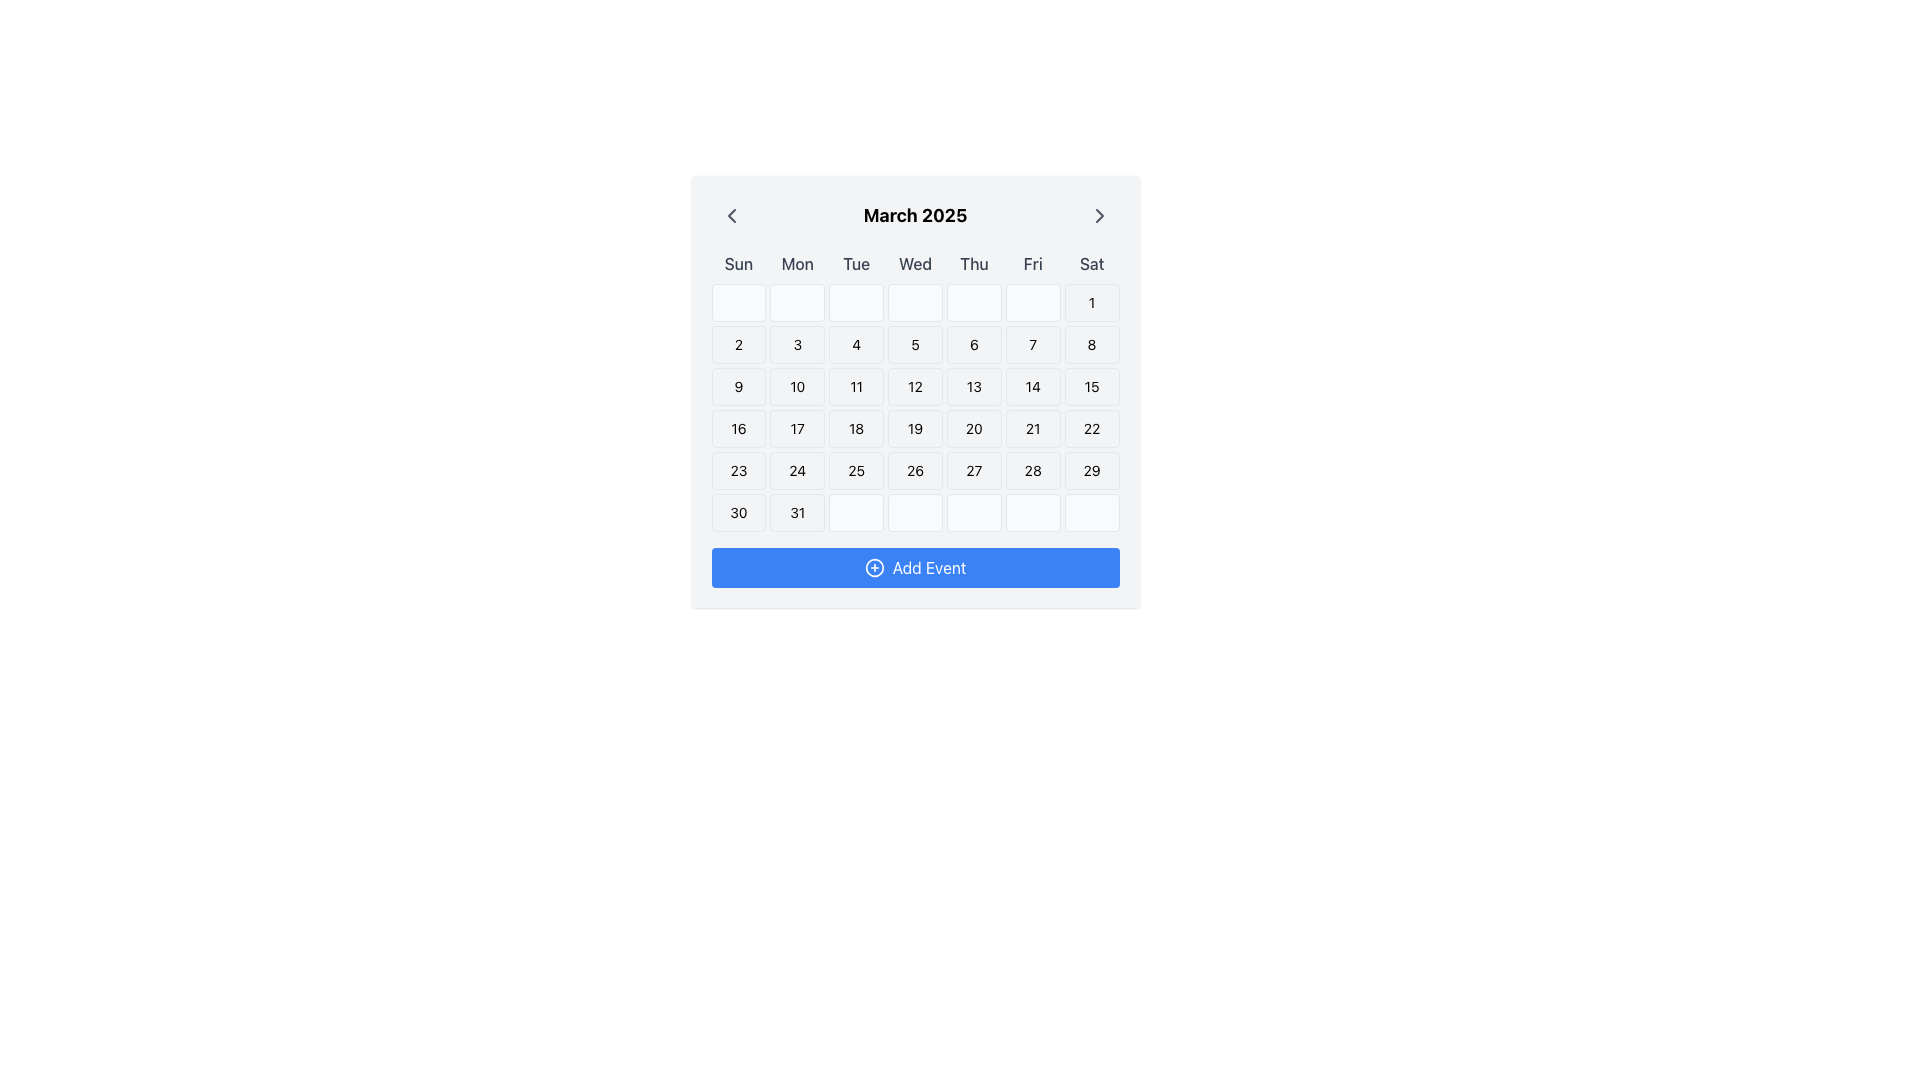 This screenshot has height=1080, width=1920. I want to click on the date button representing '17' in the calendar interface, so click(796, 427).